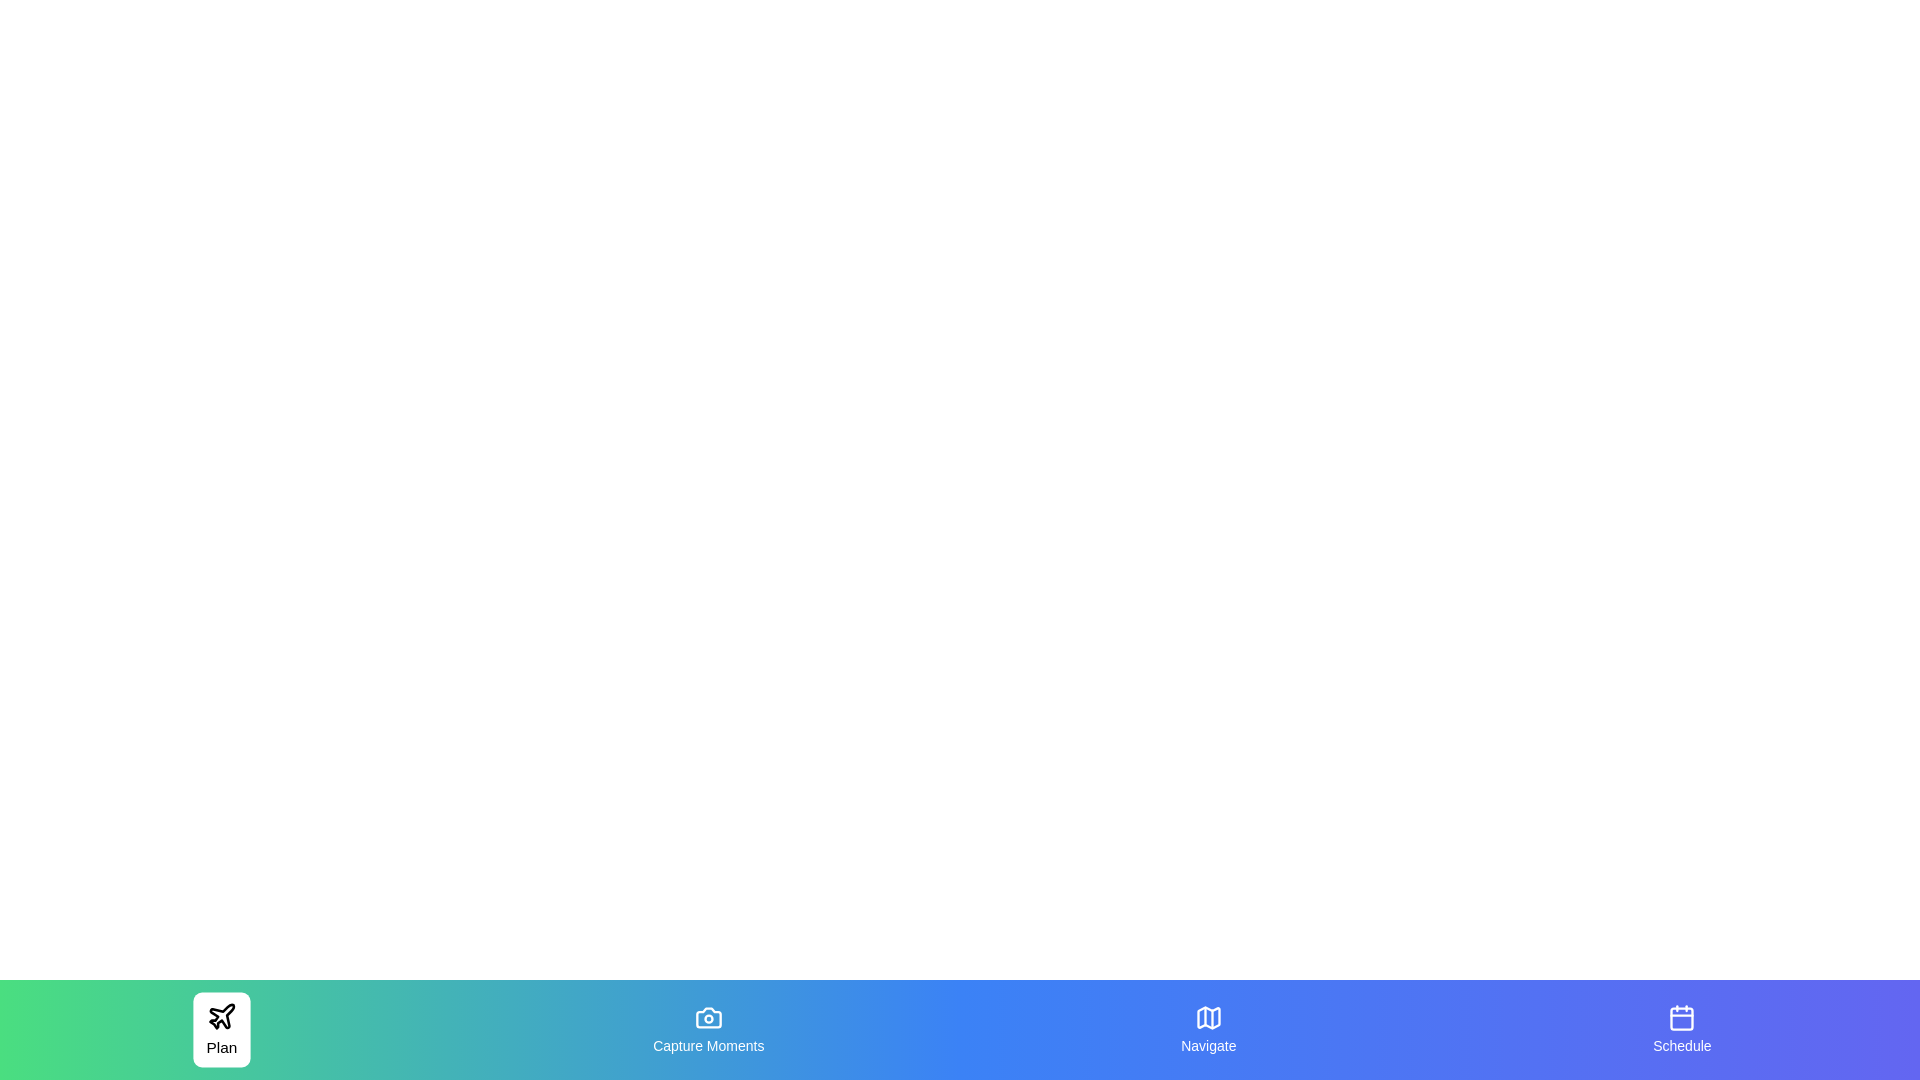 This screenshot has width=1920, height=1080. Describe the element at coordinates (1207, 1018) in the screenshot. I see `the icon associated with the tab Navigate` at that location.